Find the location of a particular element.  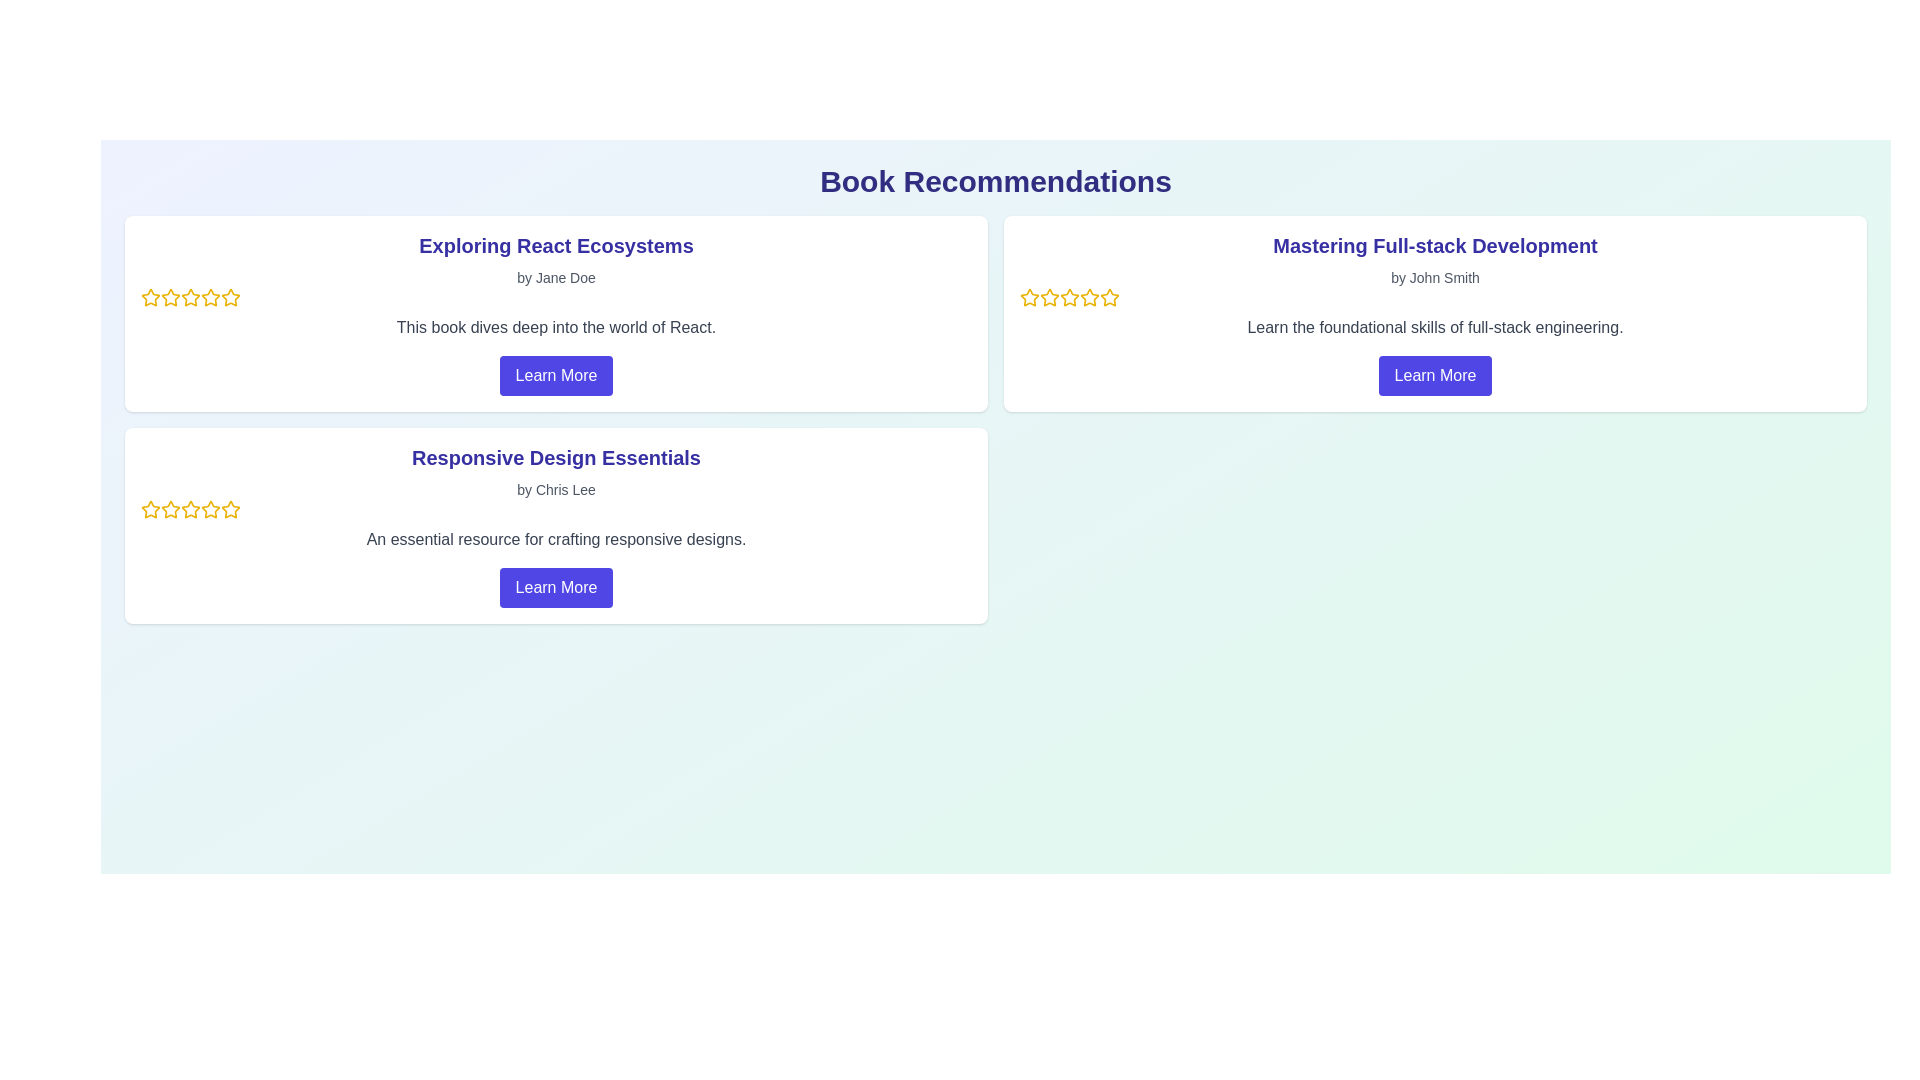

the second star icon in the five-star rating component under the 'Exploring React Ecosystems' section is located at coordinates (191, 297).